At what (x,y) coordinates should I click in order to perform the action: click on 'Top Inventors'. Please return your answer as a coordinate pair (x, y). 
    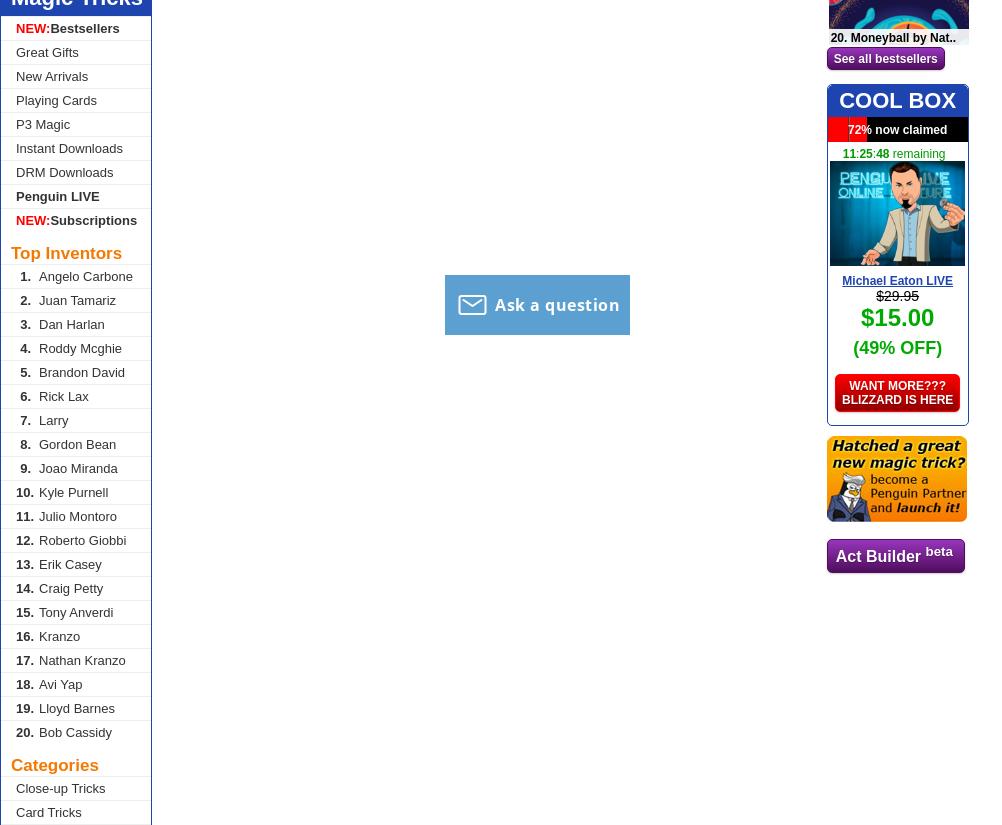
    Looking at the image, I should click on (66, 253).